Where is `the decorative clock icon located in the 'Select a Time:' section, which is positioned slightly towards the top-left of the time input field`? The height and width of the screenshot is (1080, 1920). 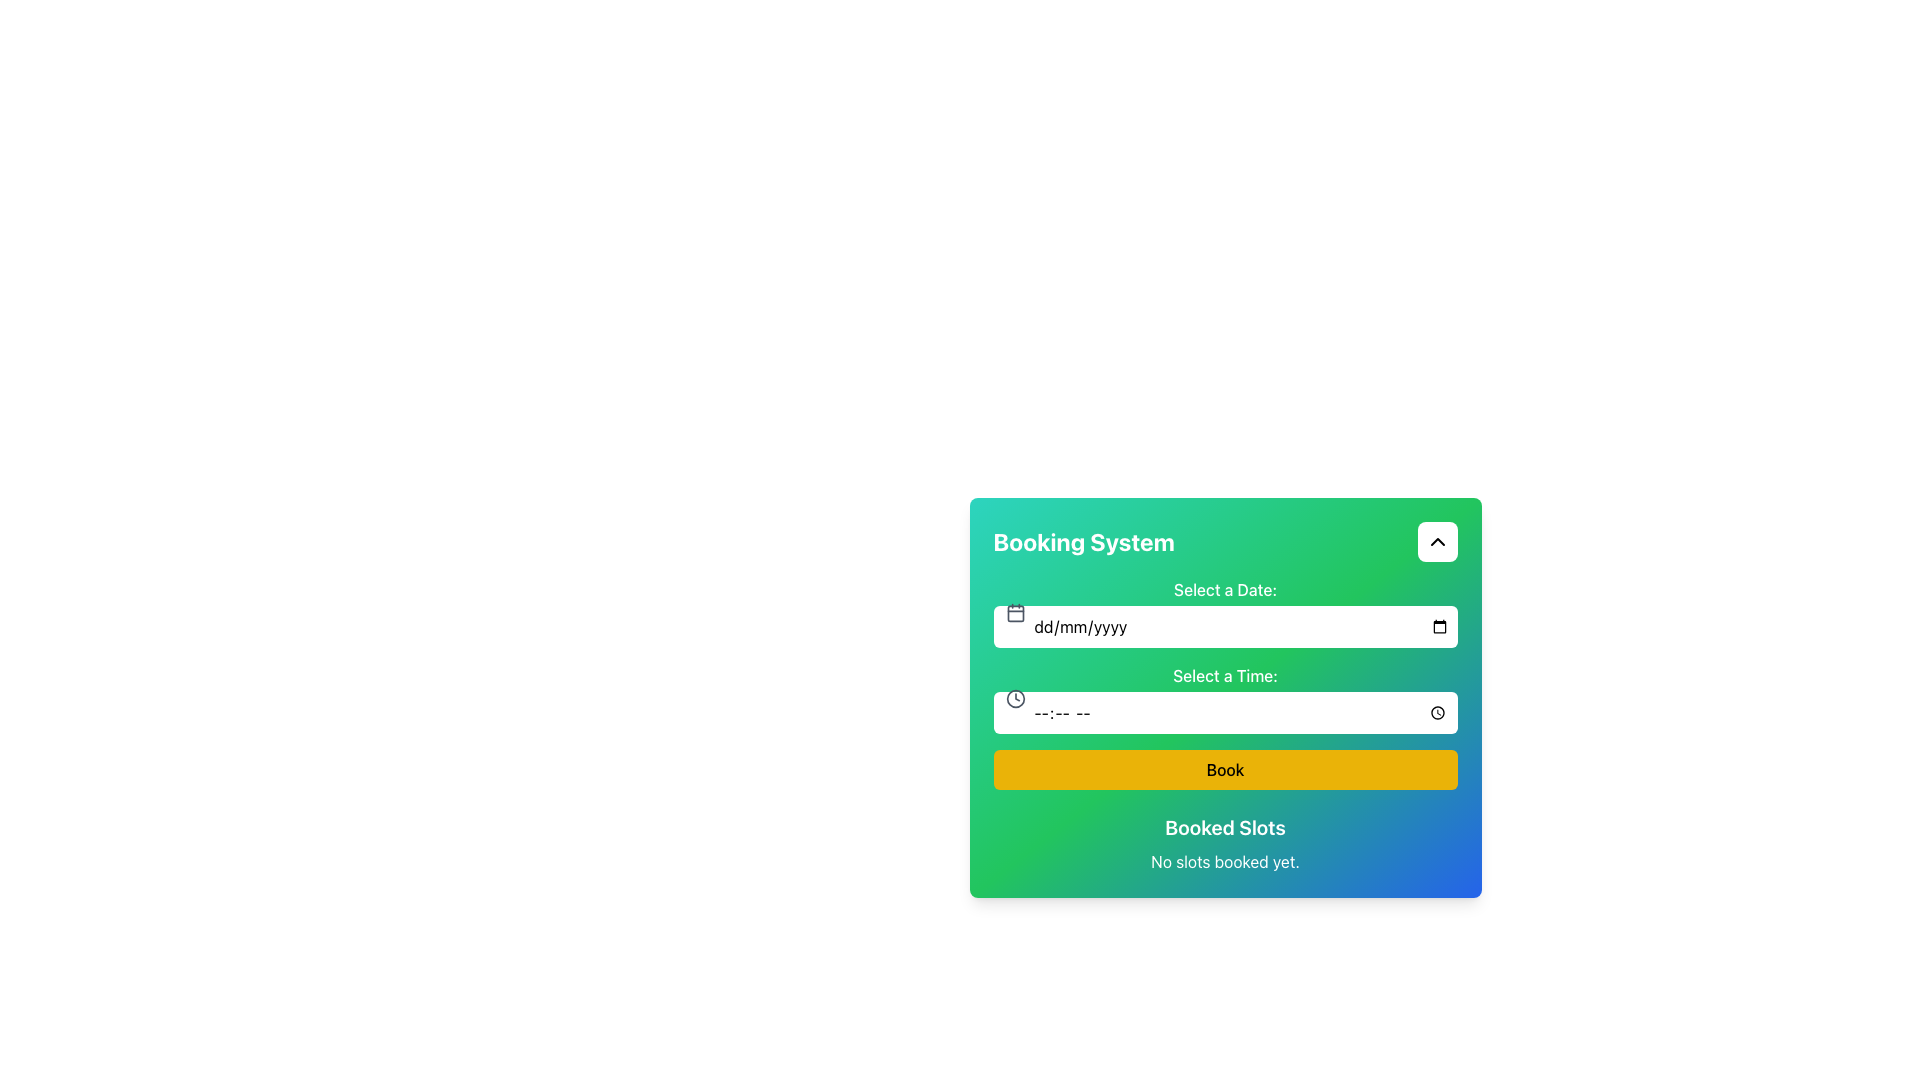
the decorative clock icon located in the 'Select a Time:' section, which is positioned slightly towards the top-left of the time input field is located at coordinates (1015, 697).